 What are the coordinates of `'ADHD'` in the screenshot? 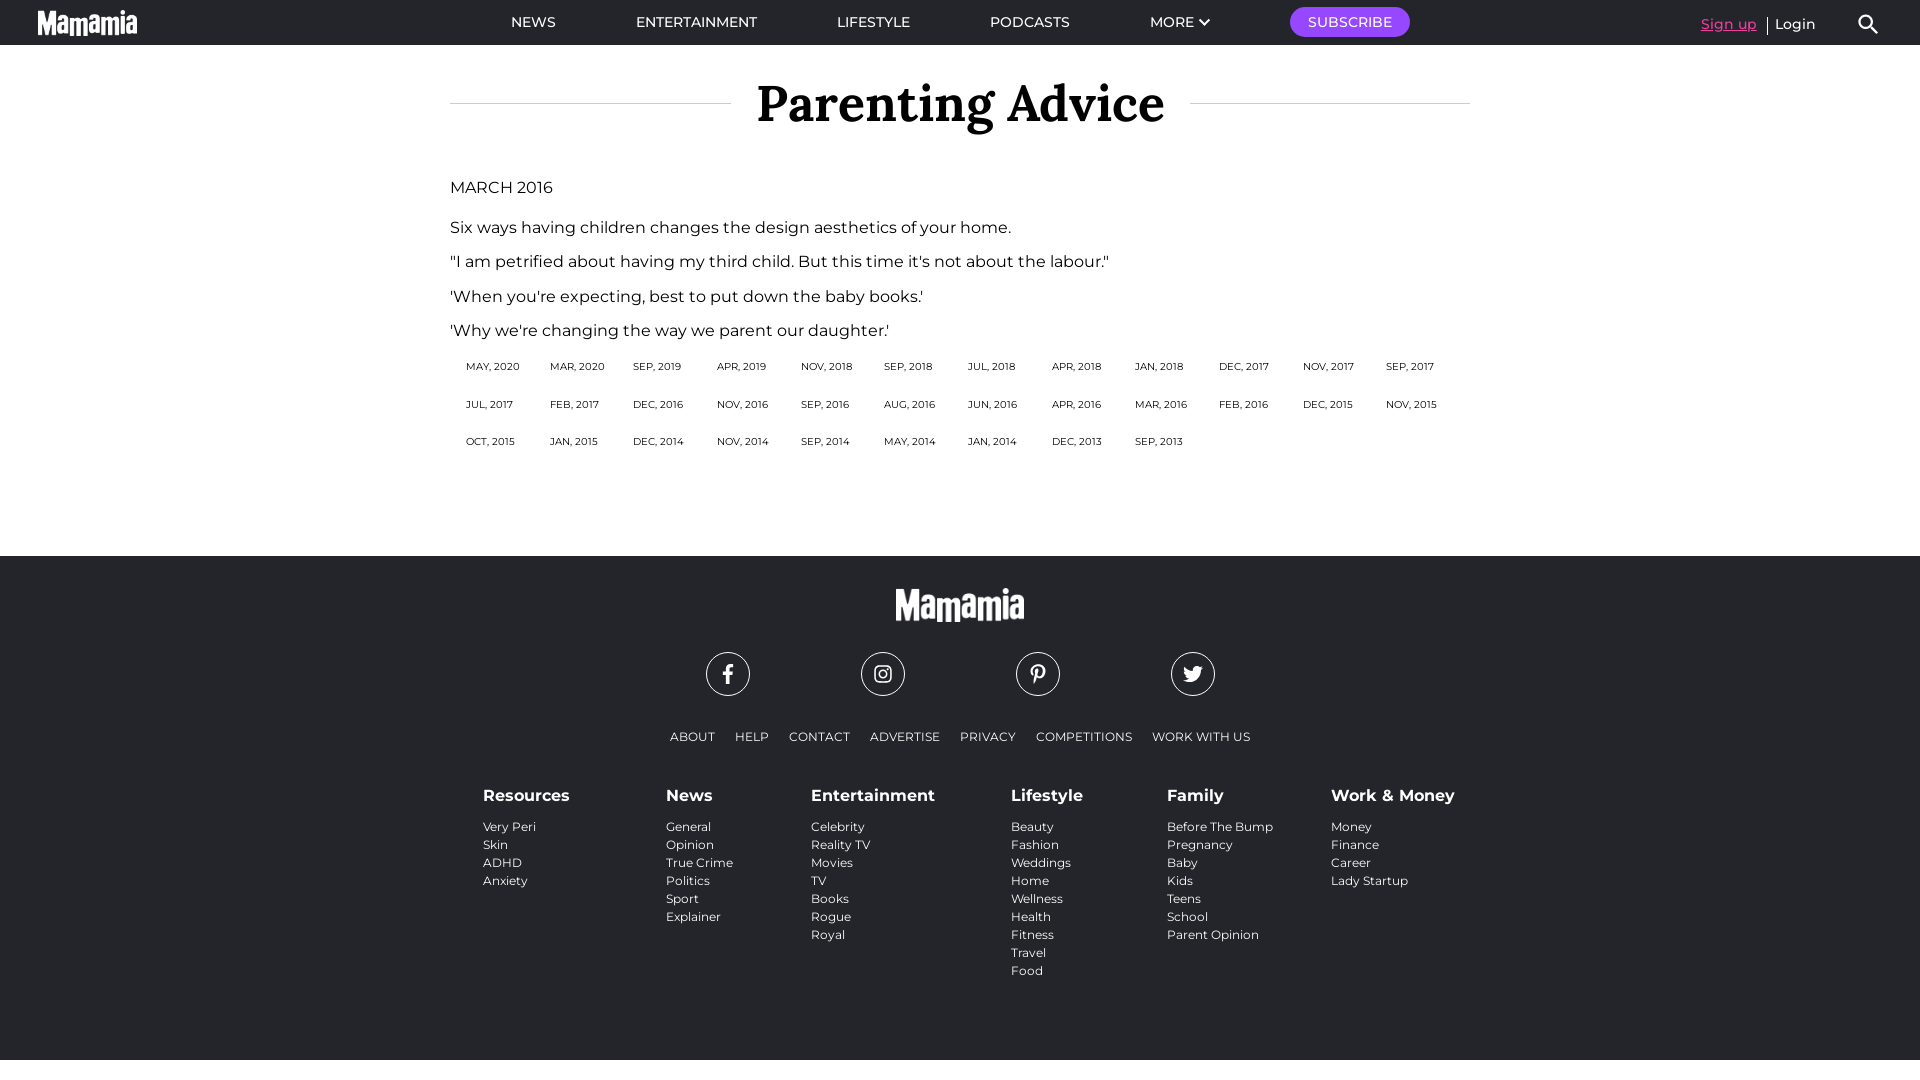 It's located at (502, 861).